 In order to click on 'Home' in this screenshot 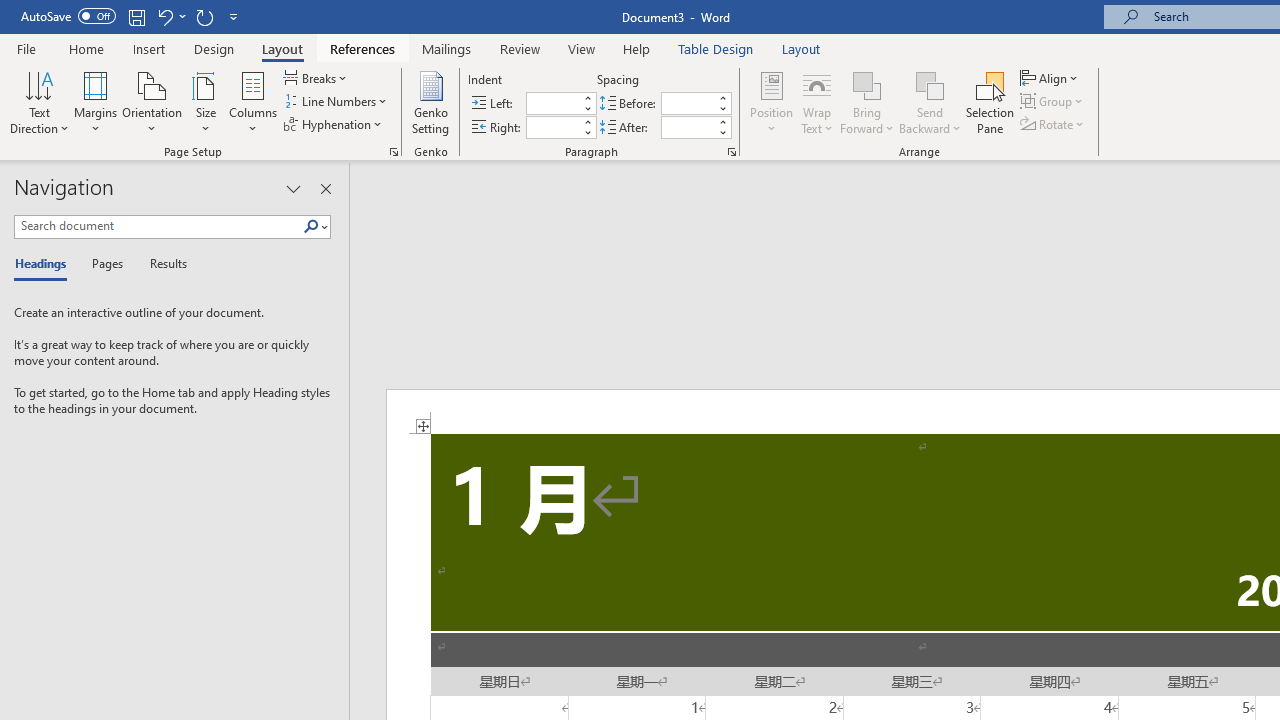, I will do `click(85, 48)`.